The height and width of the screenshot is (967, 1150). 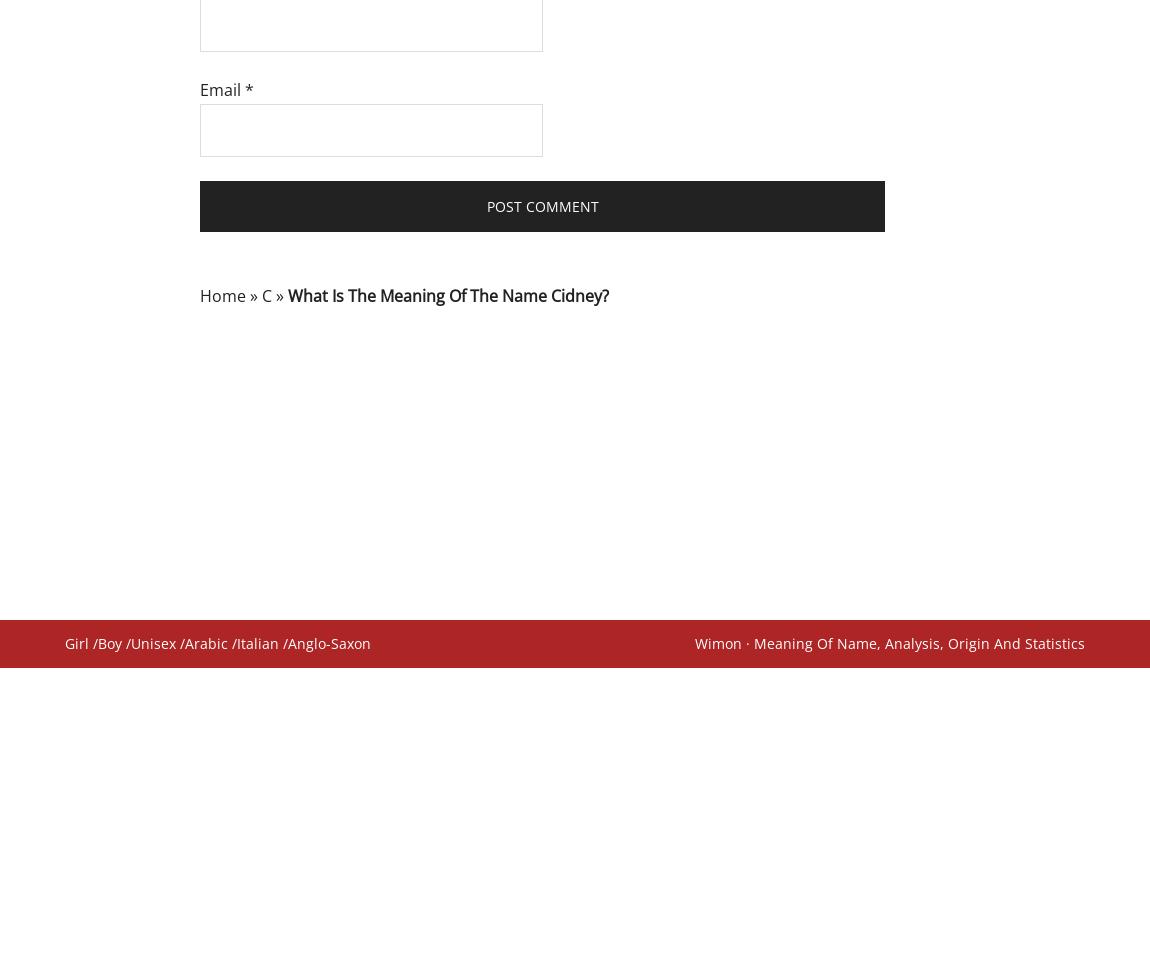 I want to click on 'Girl', so click(x=76, y=642).